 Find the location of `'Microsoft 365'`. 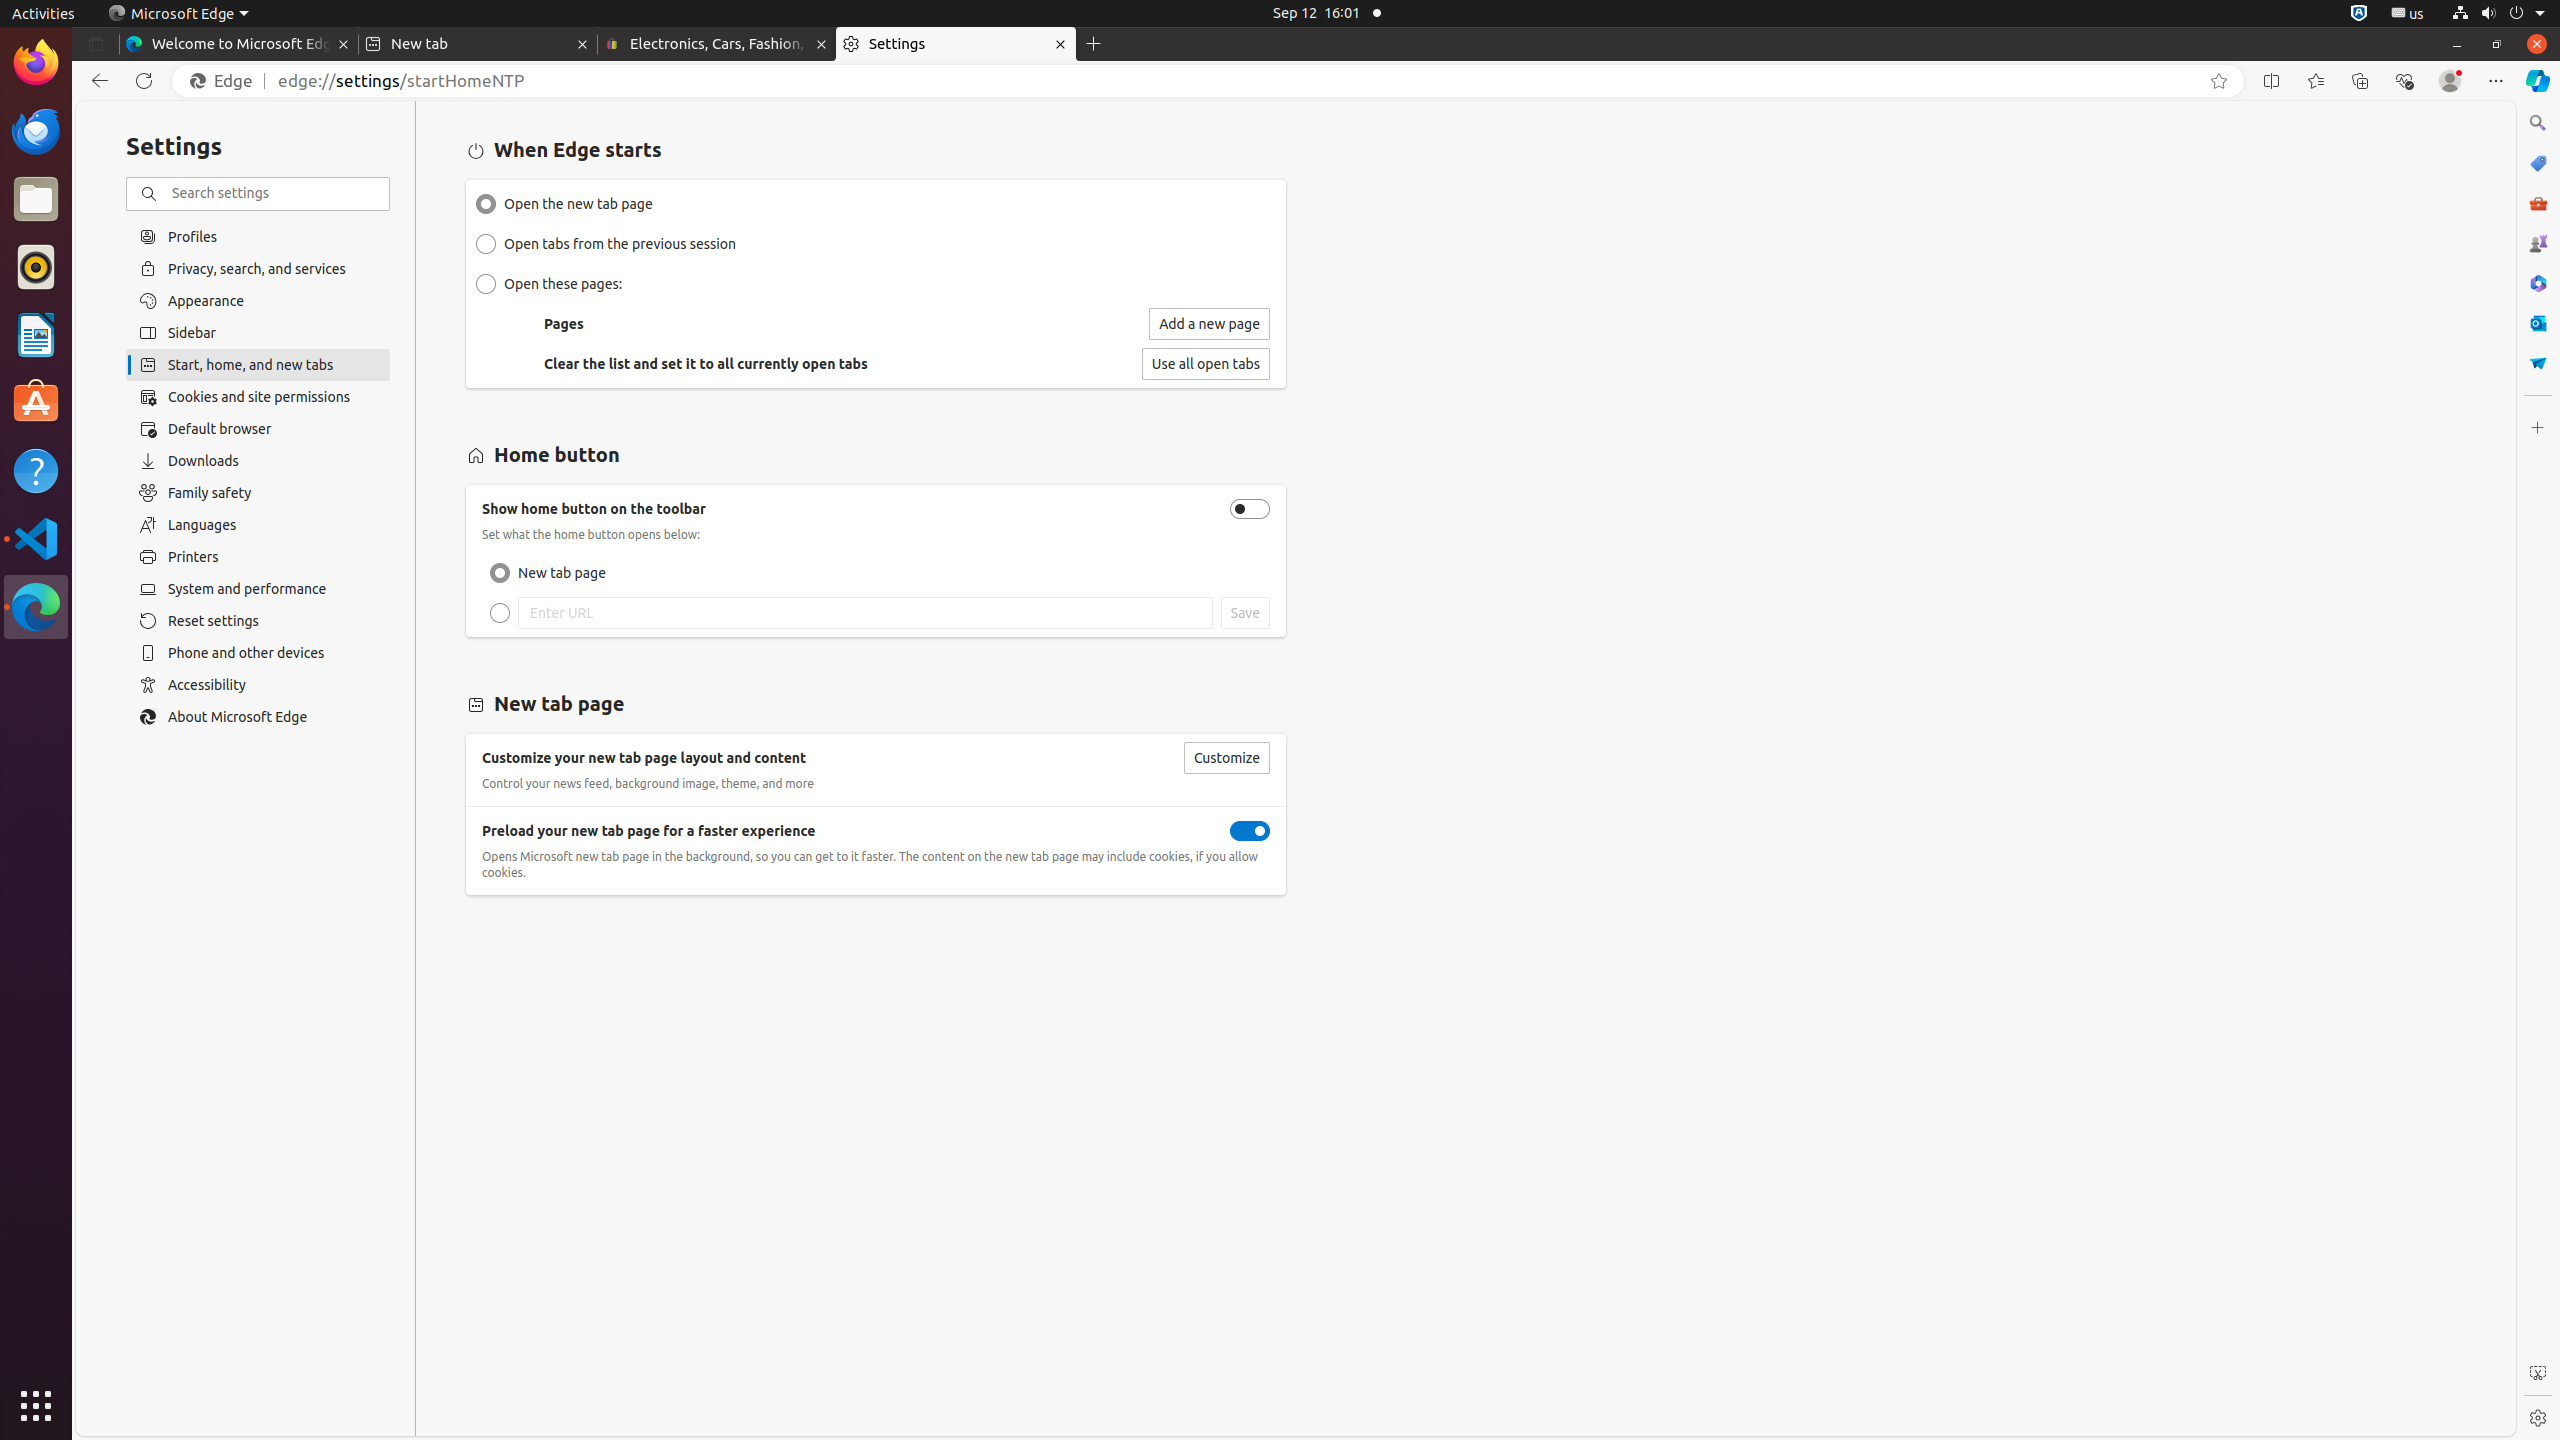

'Microsoft 365' is located at coordinates (2536, 282).